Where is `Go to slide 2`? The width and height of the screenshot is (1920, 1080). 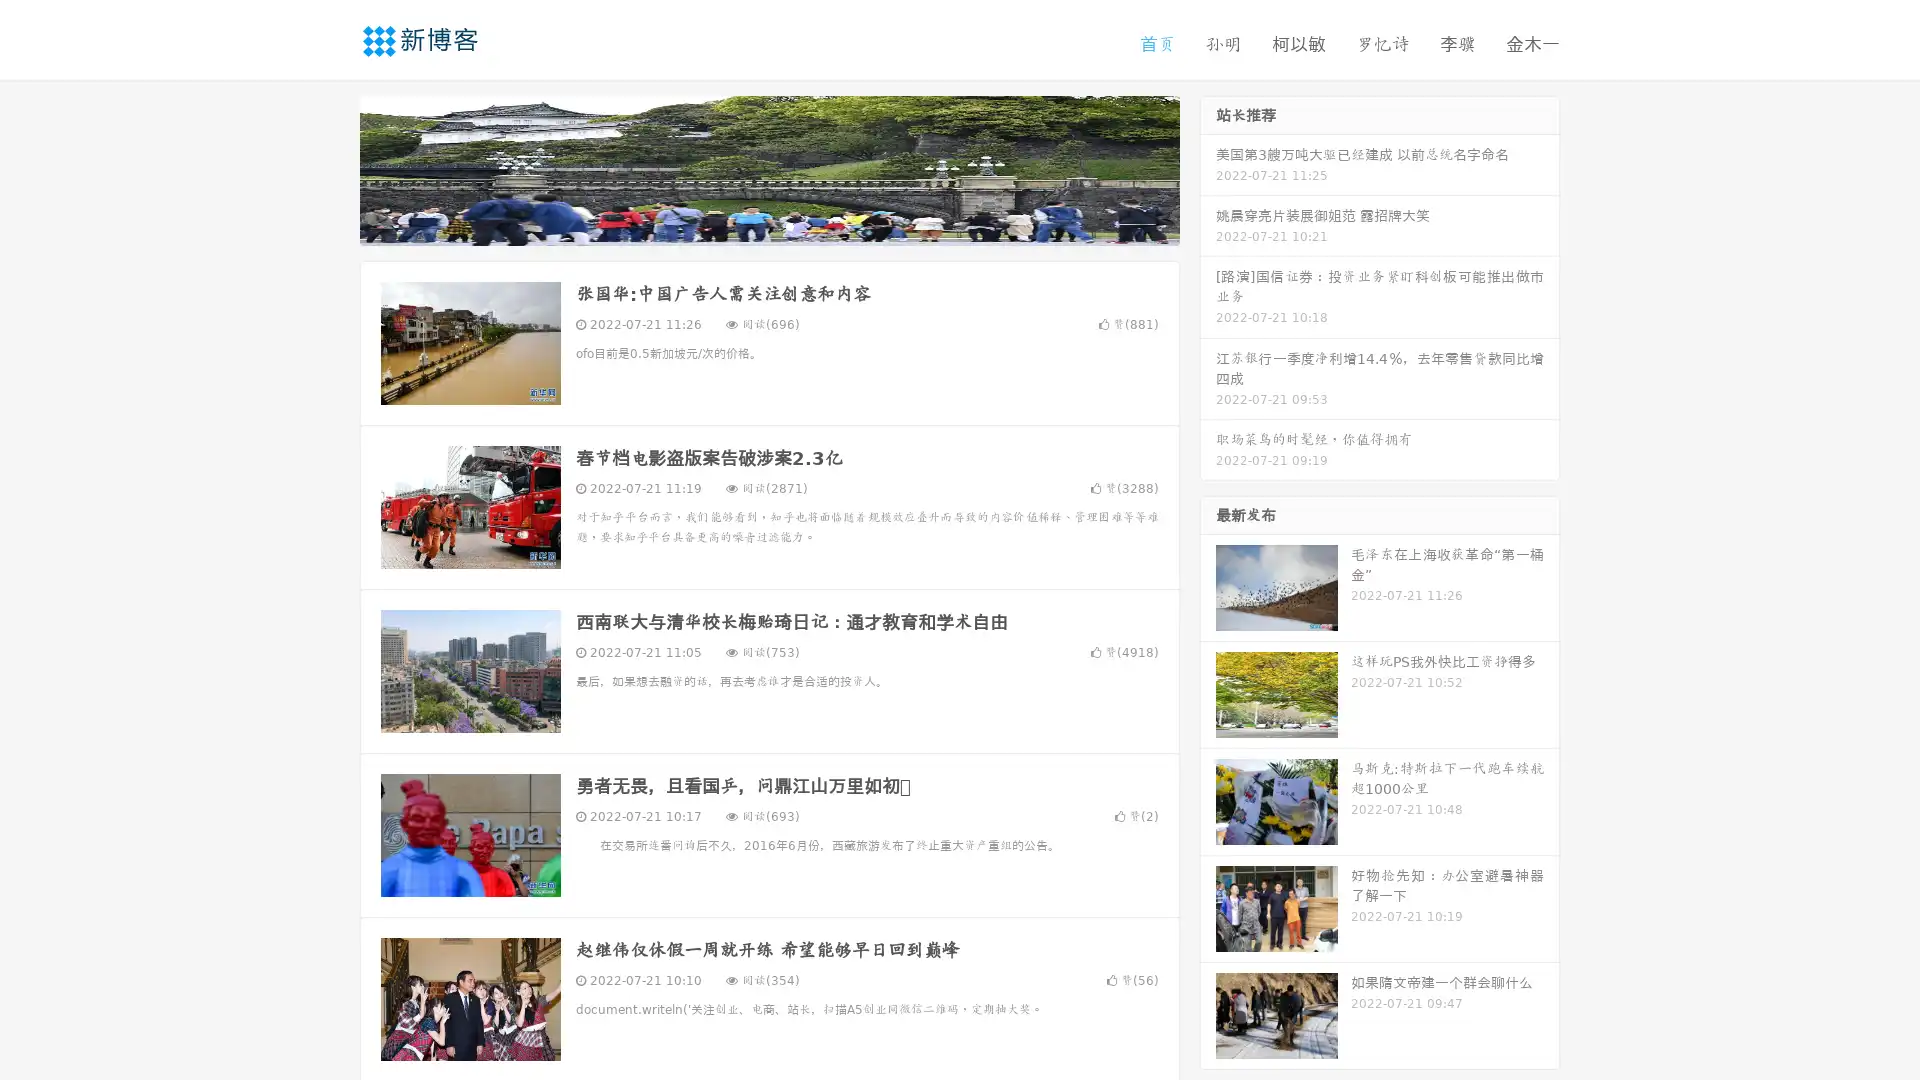
Go to slide 2 is located at coordinates (768, 225).